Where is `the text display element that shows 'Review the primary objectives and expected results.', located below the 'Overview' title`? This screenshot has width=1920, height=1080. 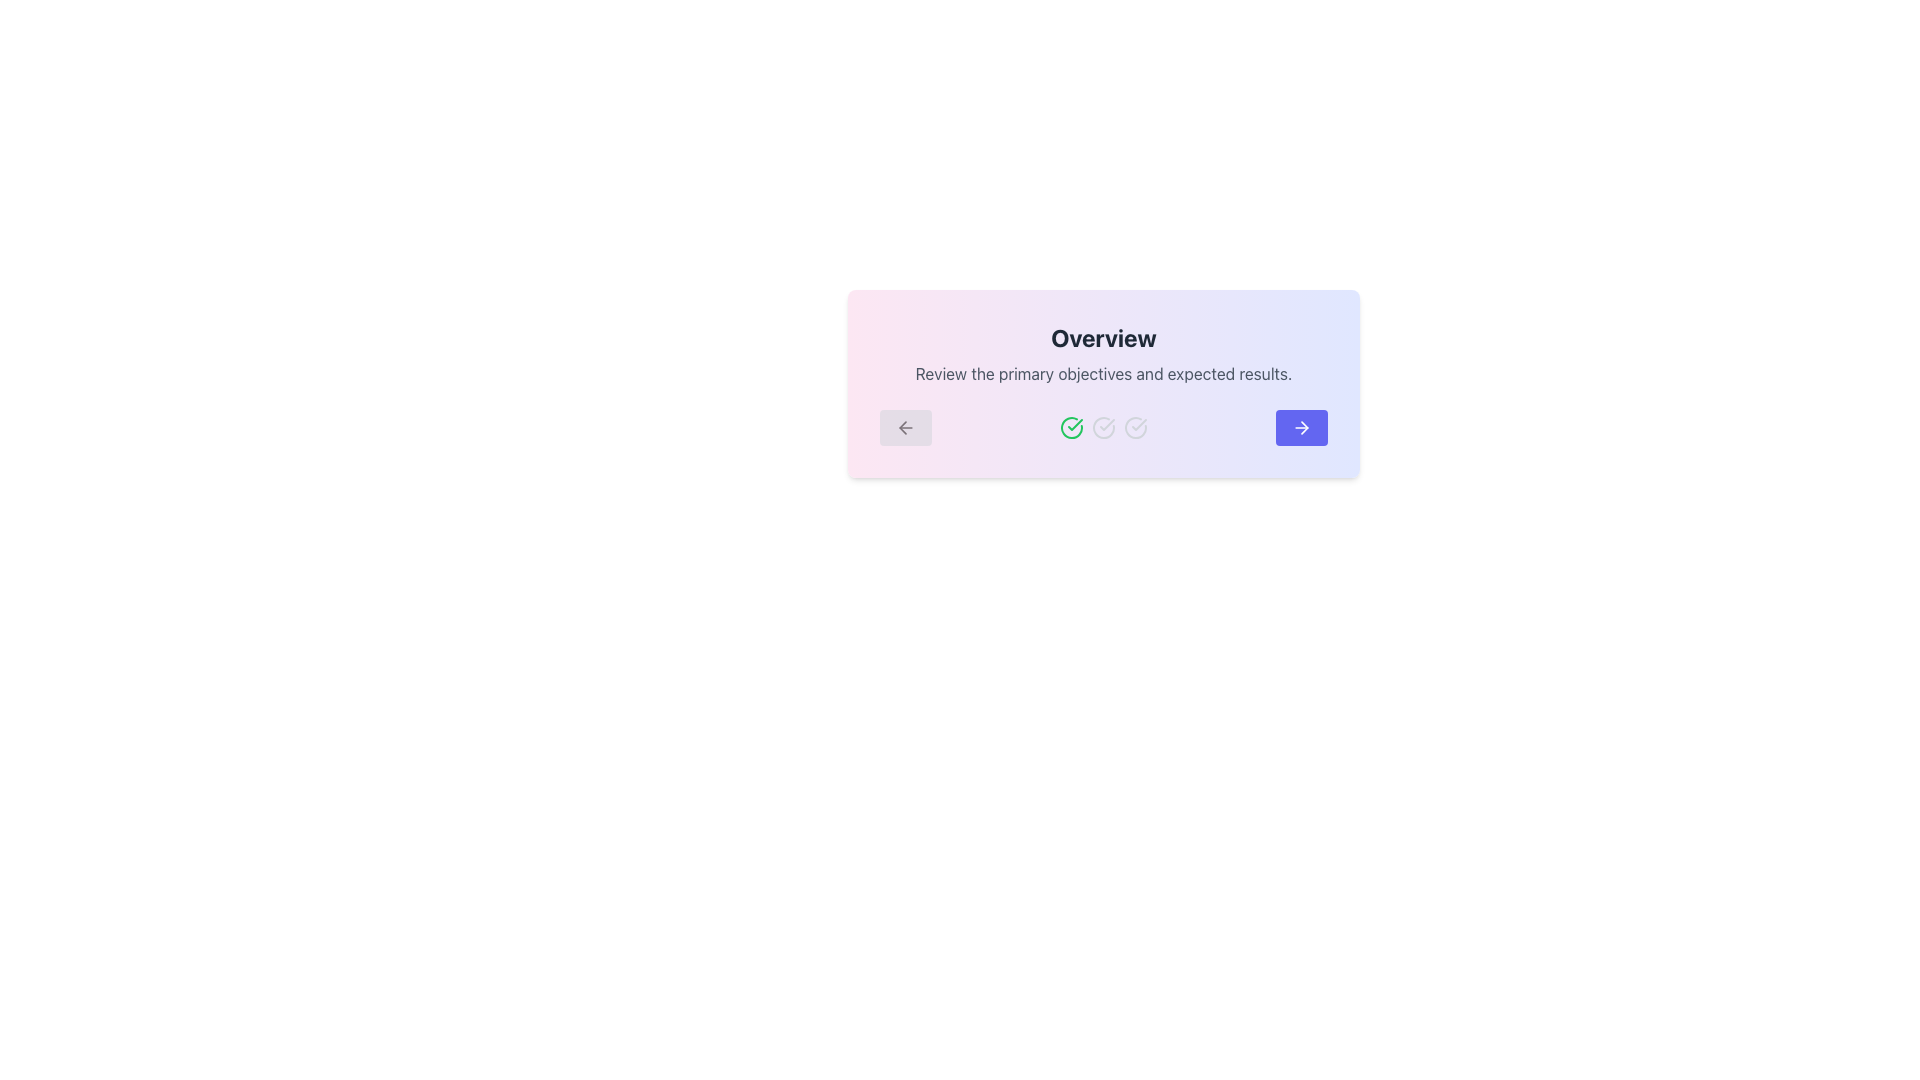 the text display element that shows 'Review the primary objectives and expected results.', located below the 'Overview' title is located at coordinates (1103, 374).